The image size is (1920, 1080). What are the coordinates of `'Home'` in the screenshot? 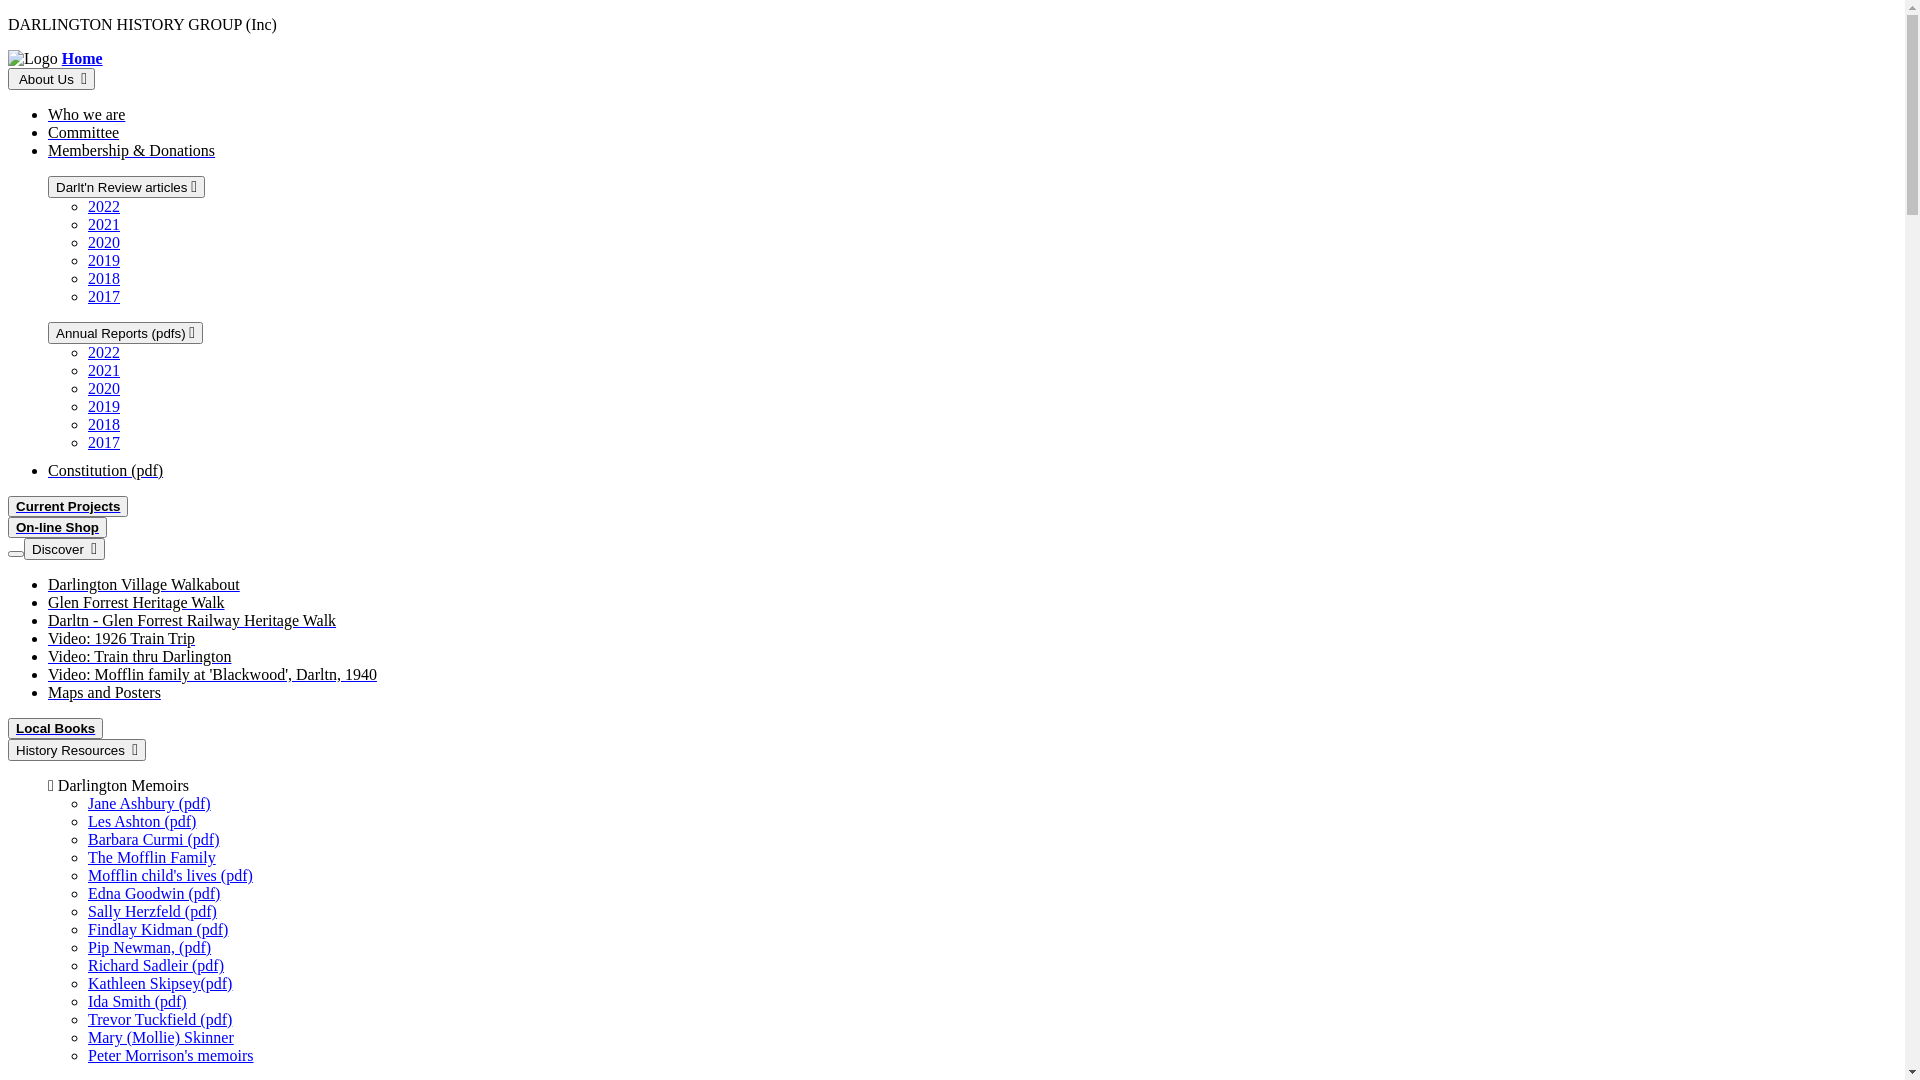 It's located at (81, 57).